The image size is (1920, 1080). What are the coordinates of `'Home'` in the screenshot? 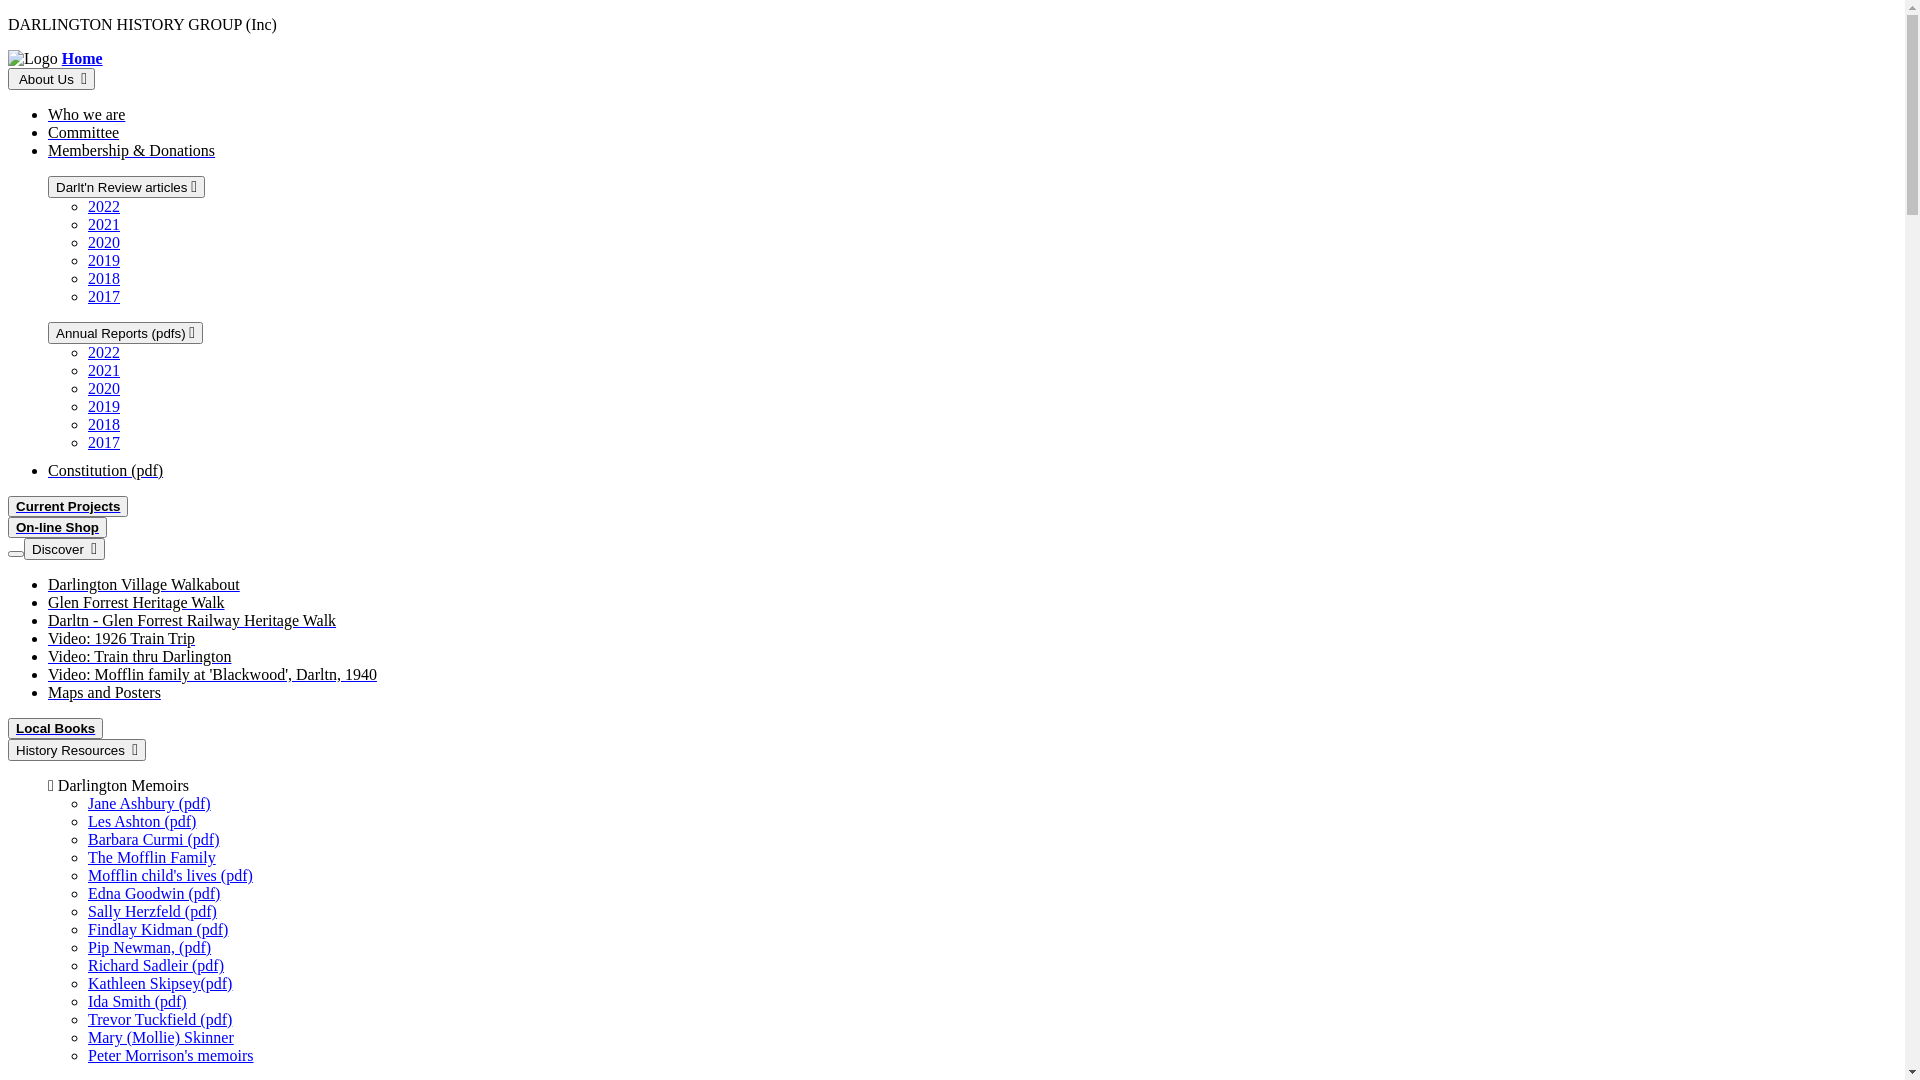 It's located at (81, 57).